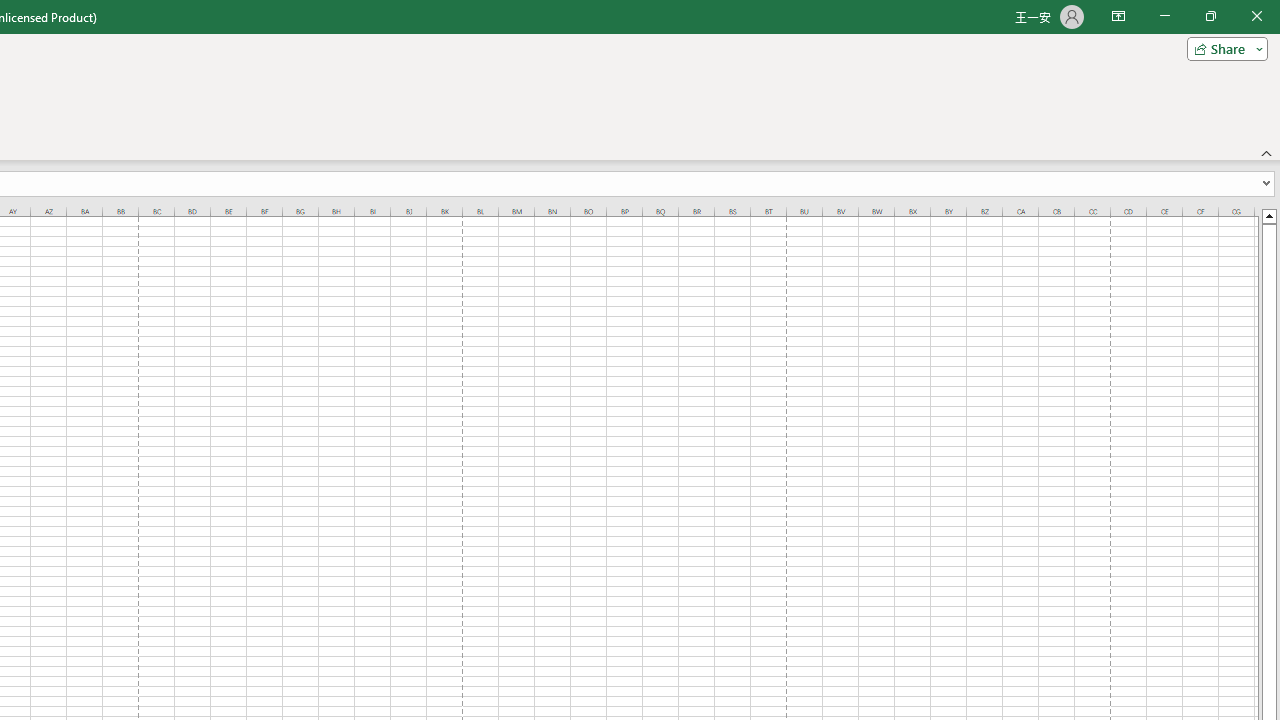  What do you see at coordinates (1164, 16) in the screenshot?
I see `'Minimize'` at bounding box center [1164, 16].